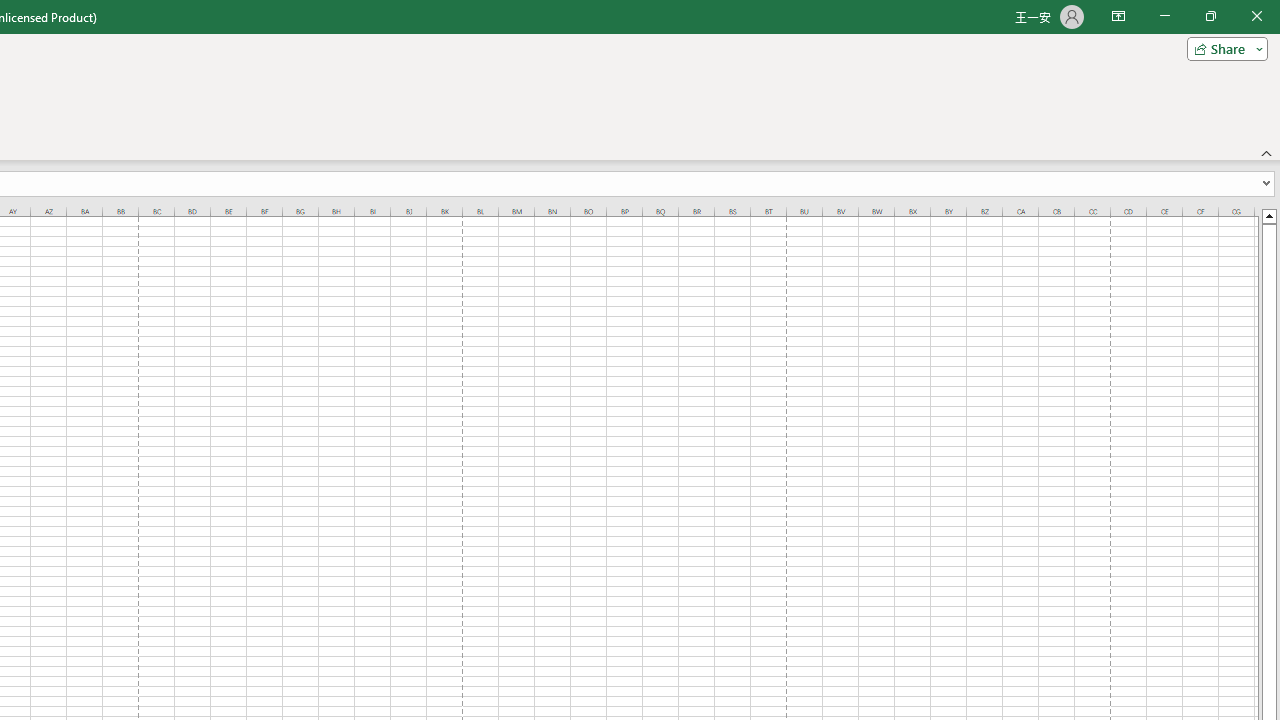  What do you see at coordinates (1164, 16) in the screenshot?
I see `'Minimize'` at bounding box center [1164, 16].